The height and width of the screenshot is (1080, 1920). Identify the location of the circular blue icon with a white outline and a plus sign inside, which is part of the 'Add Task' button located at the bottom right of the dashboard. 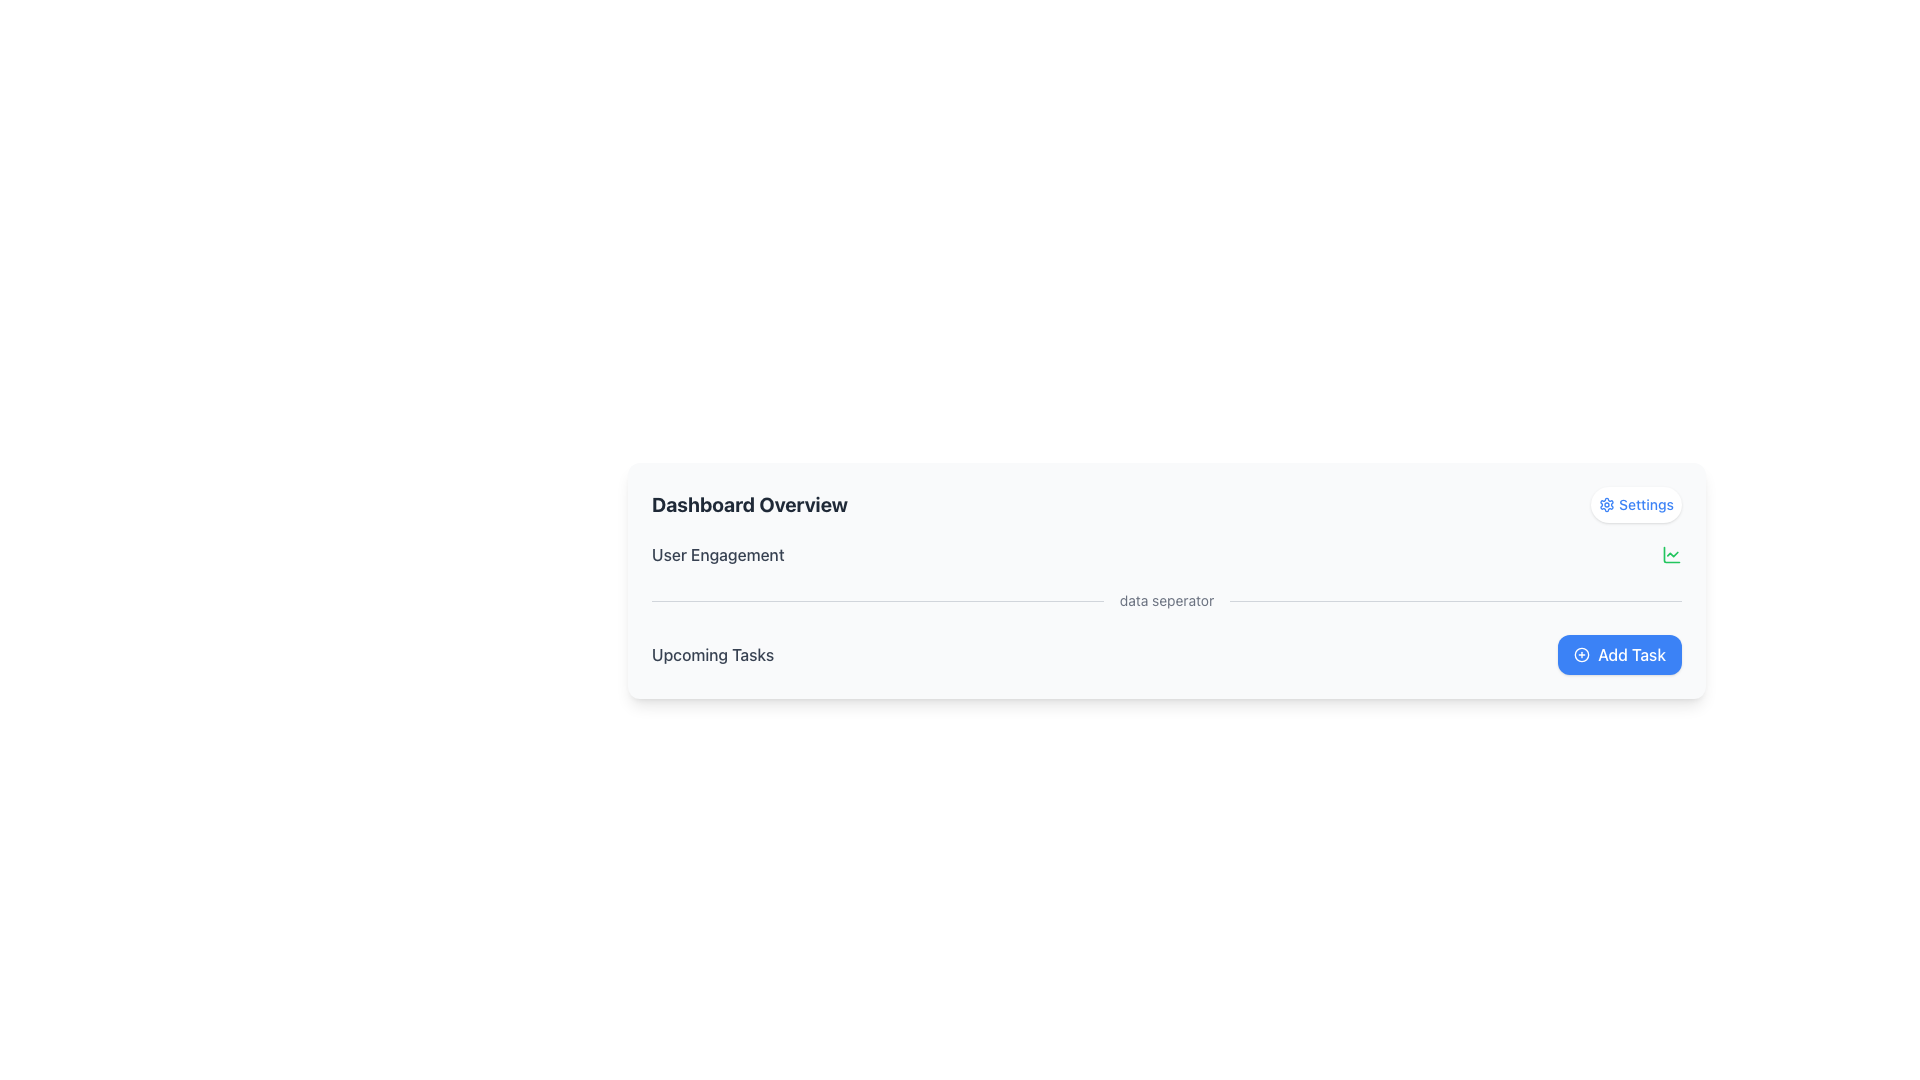
(1581, 655).